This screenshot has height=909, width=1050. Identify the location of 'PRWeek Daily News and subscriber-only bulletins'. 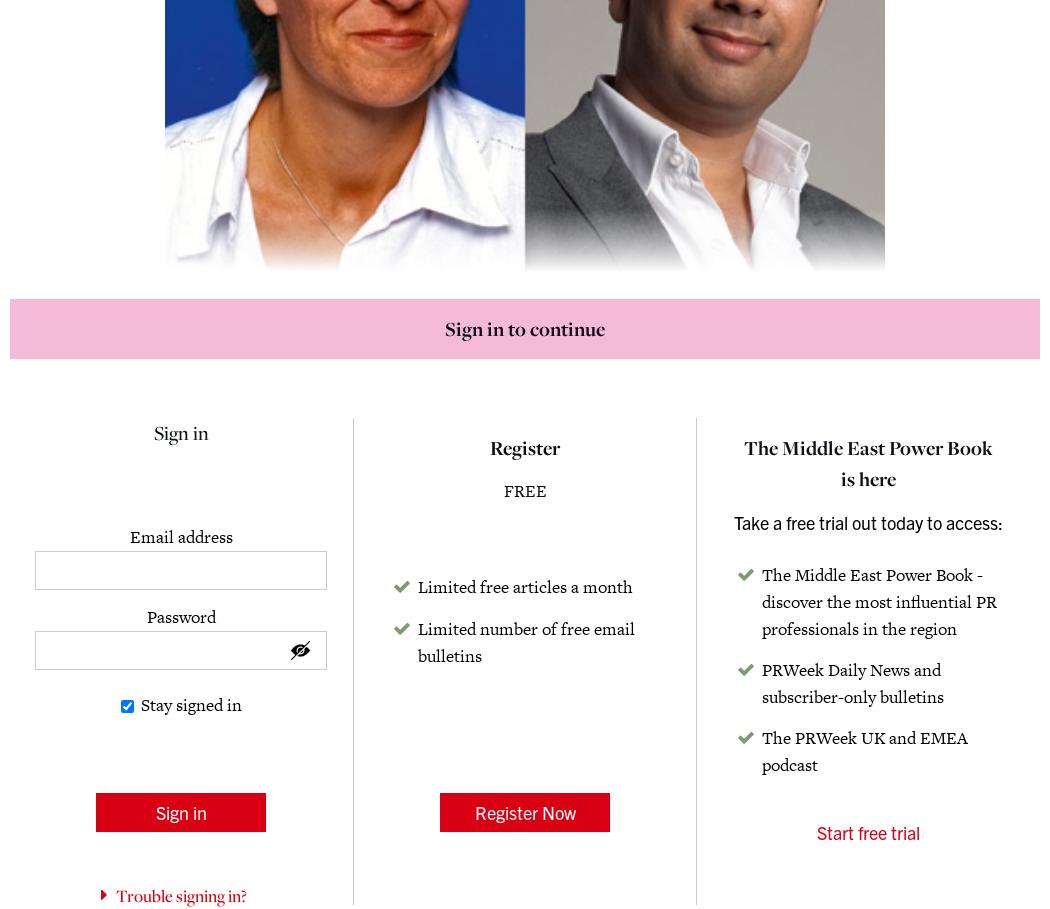
(853, 682).